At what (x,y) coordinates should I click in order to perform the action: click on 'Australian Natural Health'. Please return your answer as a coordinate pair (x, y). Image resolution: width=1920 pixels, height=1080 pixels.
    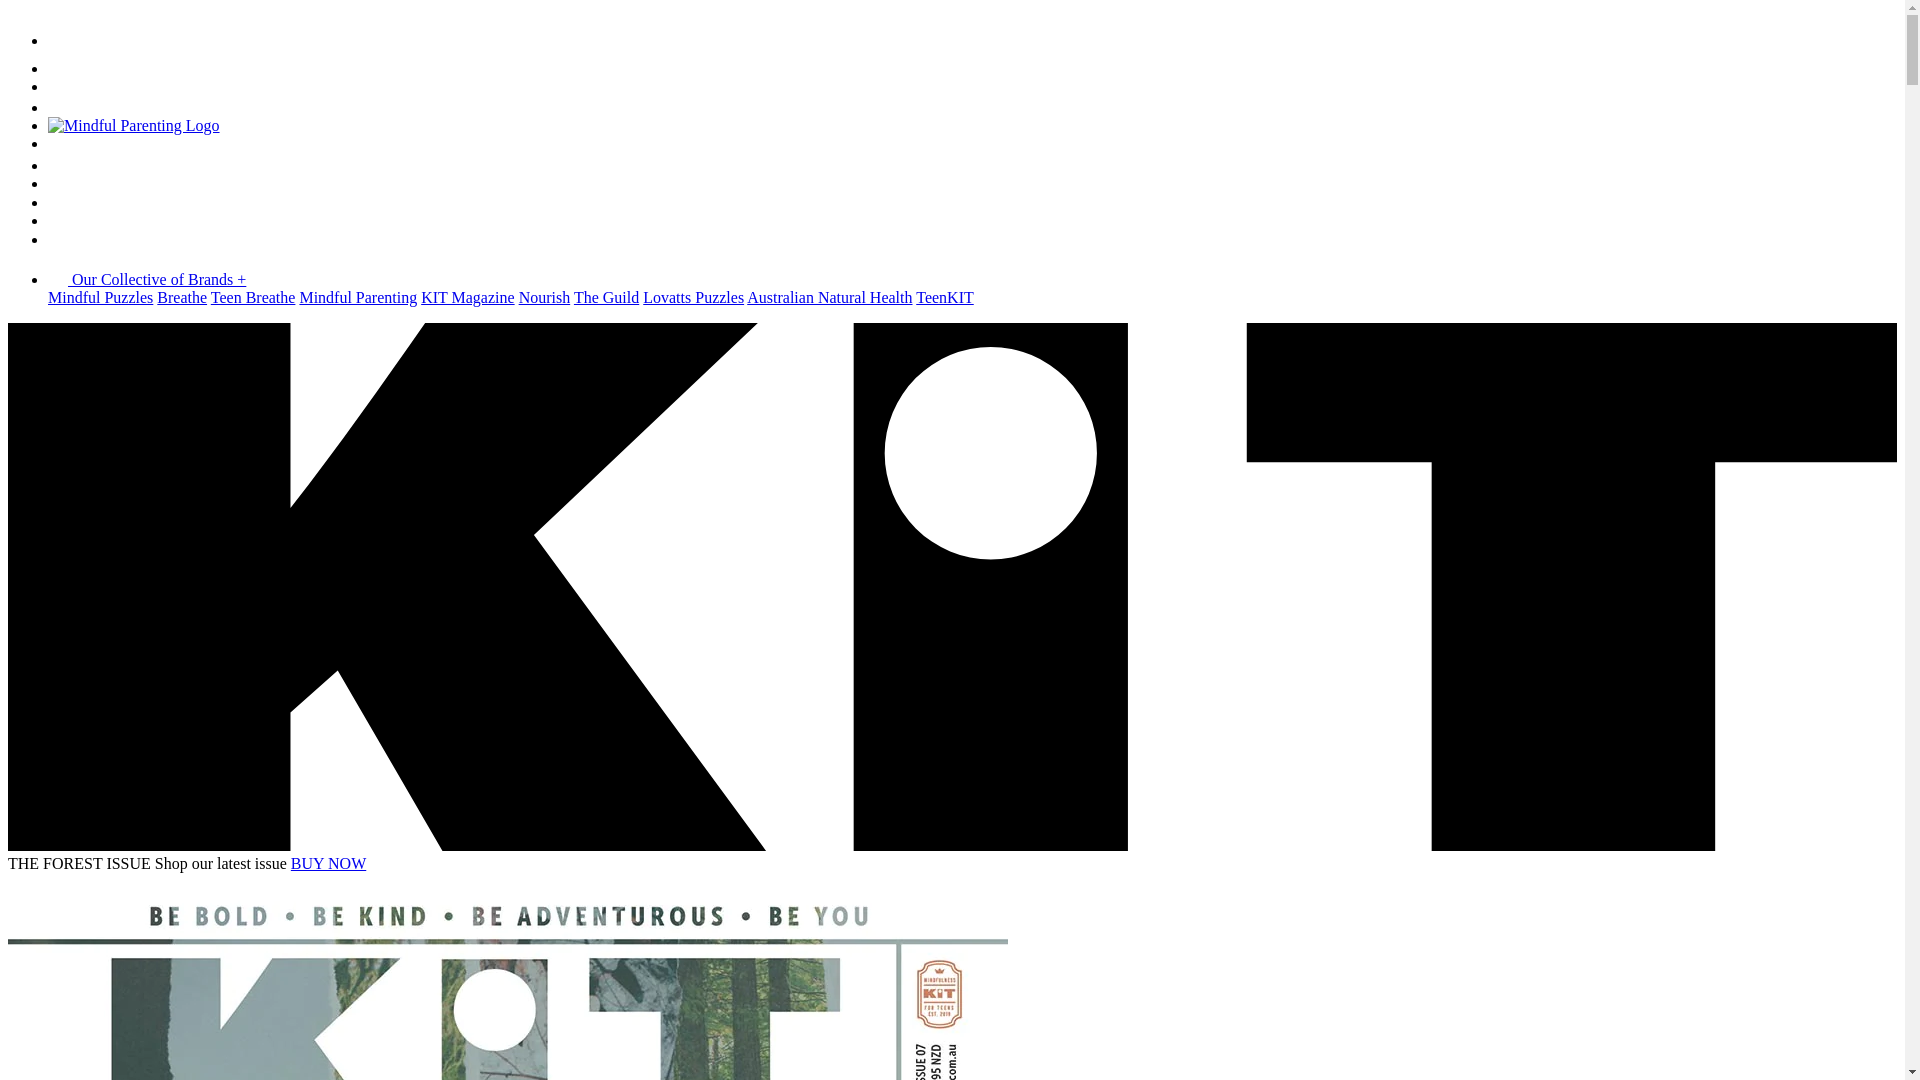
    Looking at the image, I should click on (829, 297).